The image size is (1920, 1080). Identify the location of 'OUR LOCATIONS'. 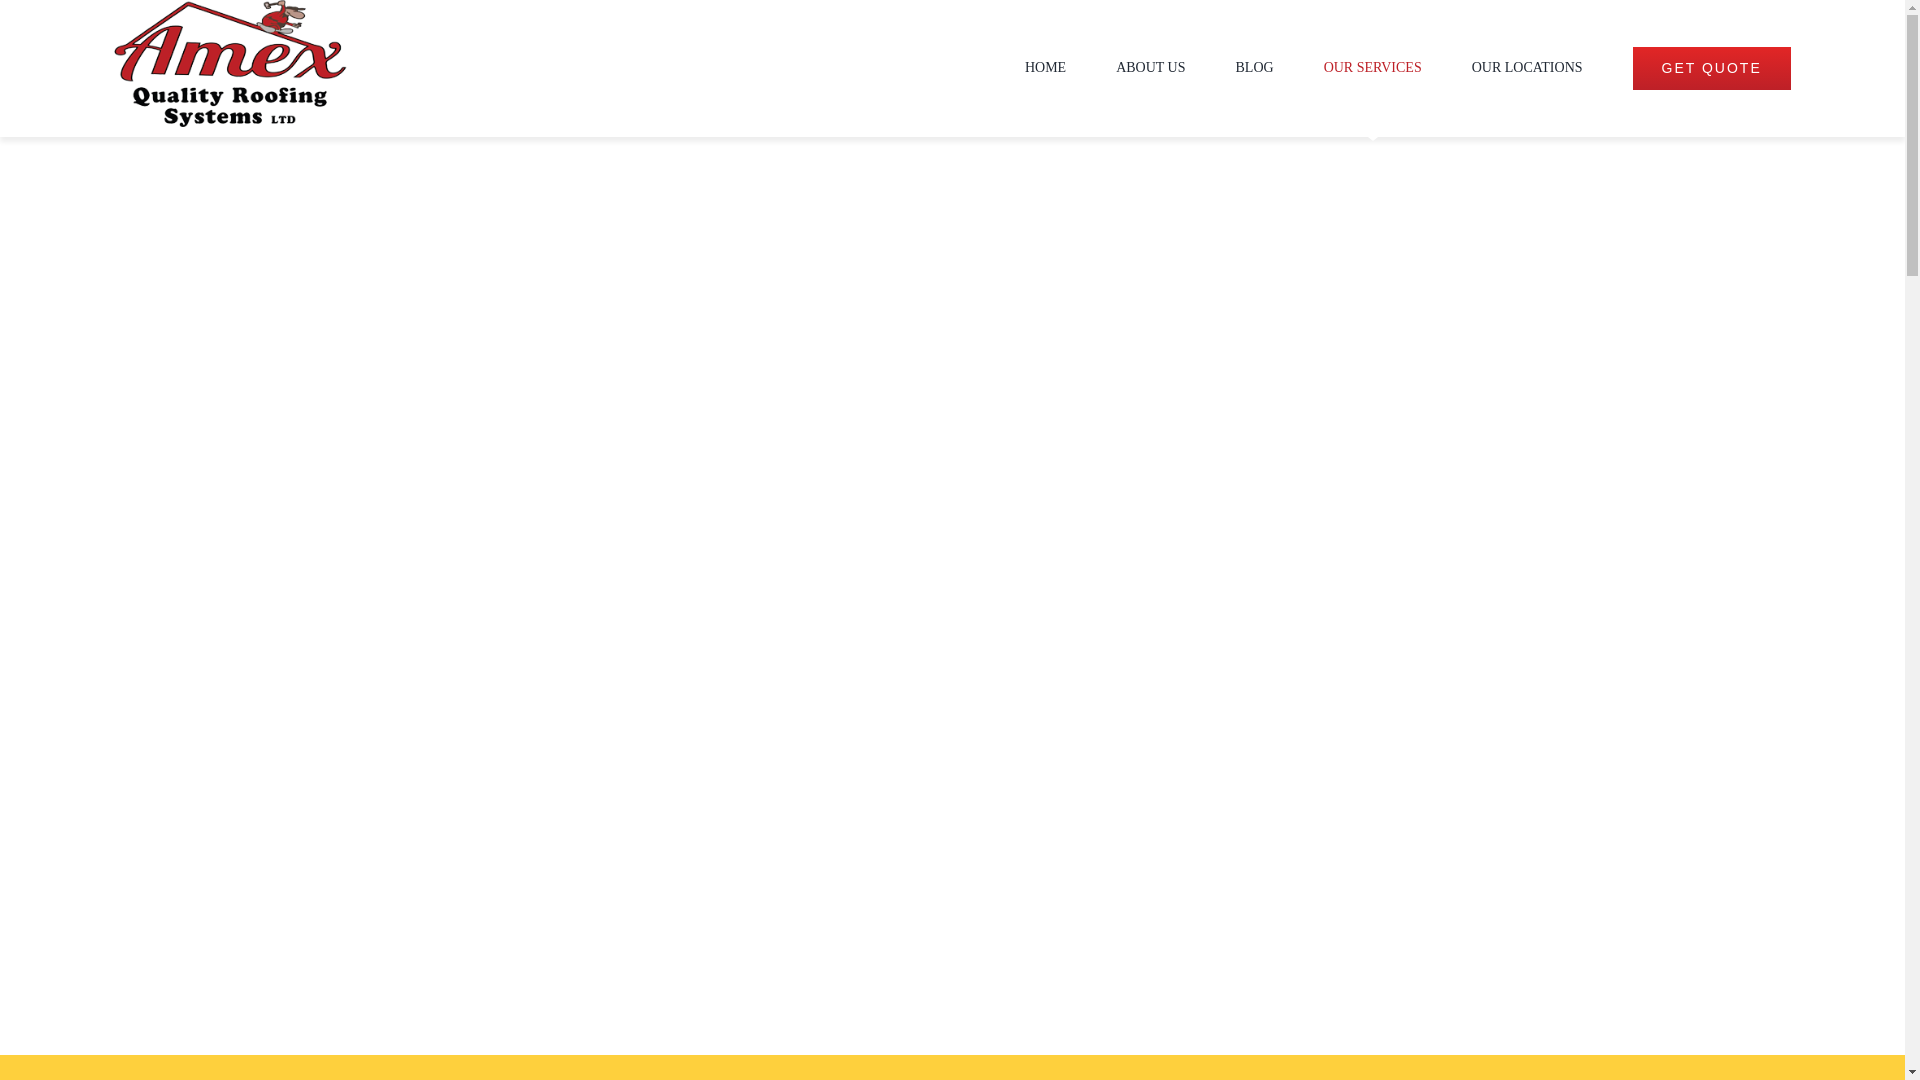
(1472, 67).